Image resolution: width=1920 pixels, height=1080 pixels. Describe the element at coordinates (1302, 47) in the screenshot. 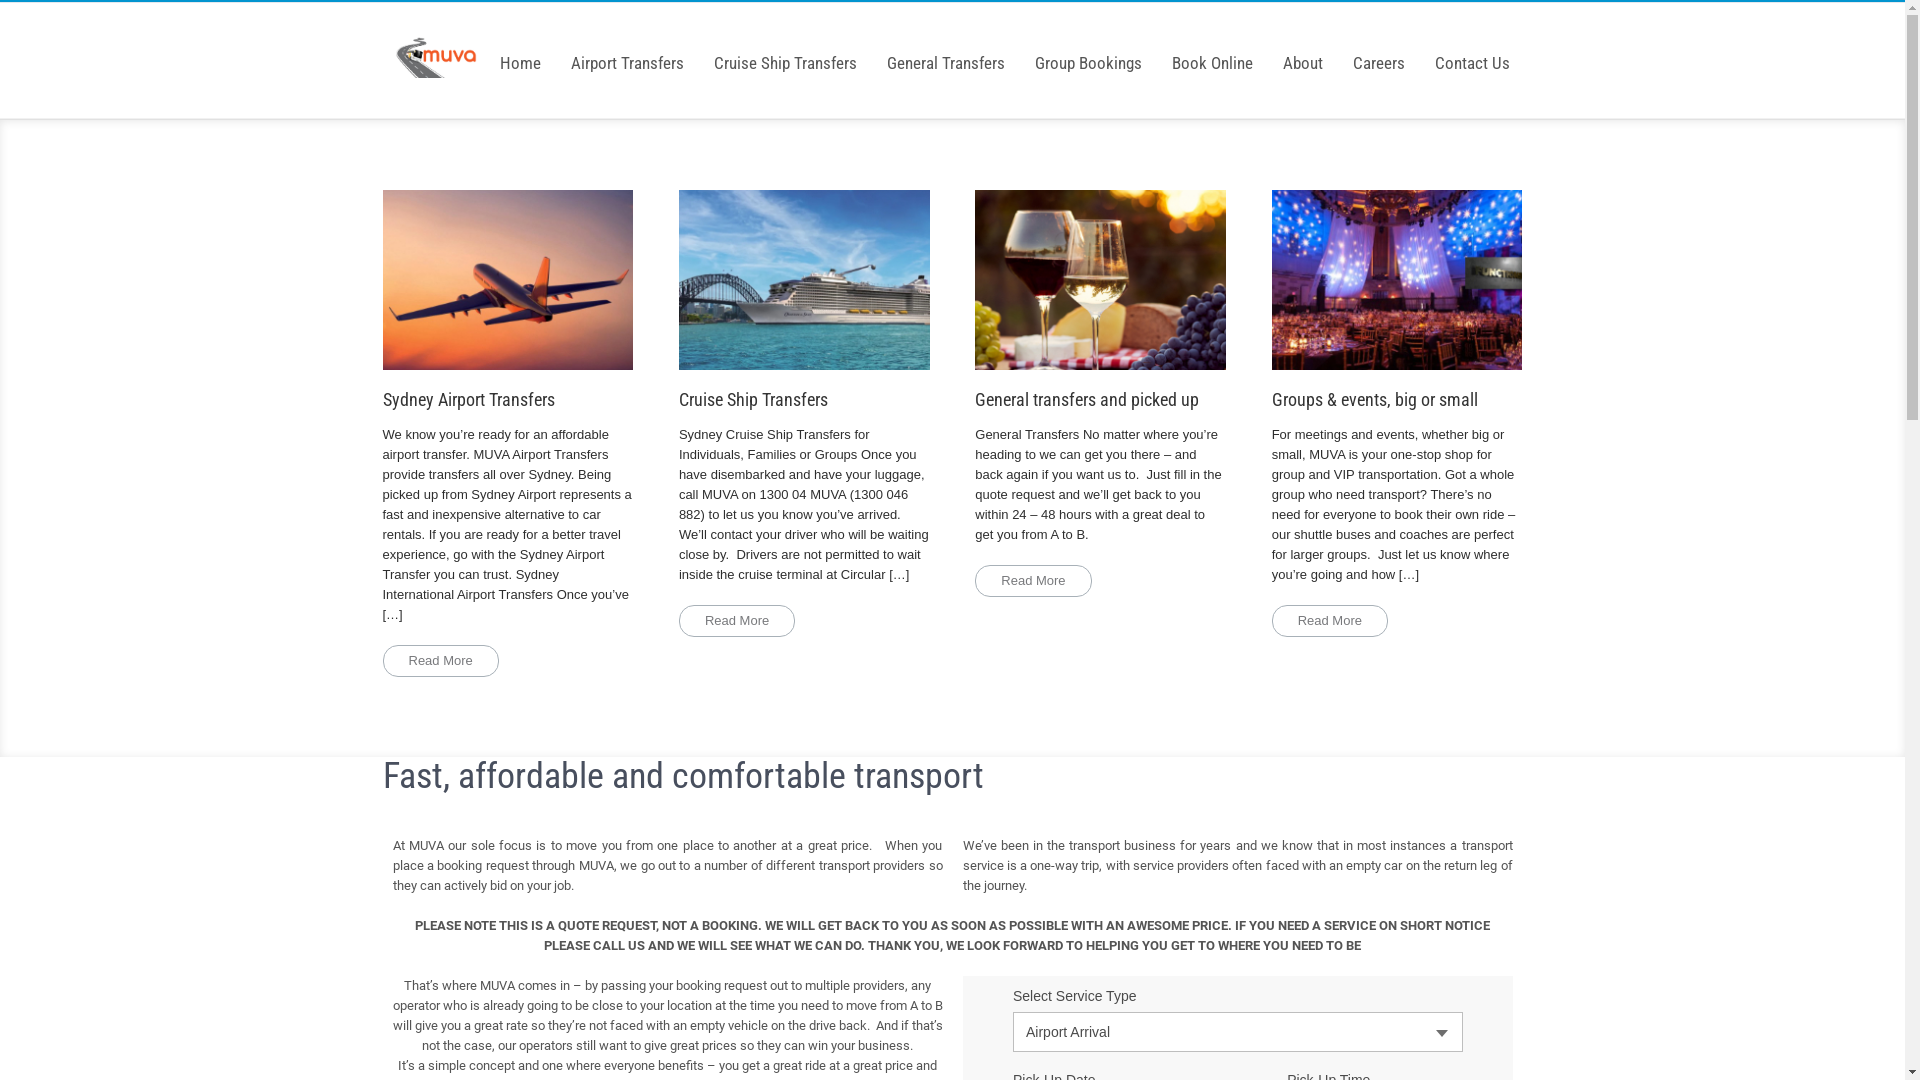

I see `'About'` at that location.